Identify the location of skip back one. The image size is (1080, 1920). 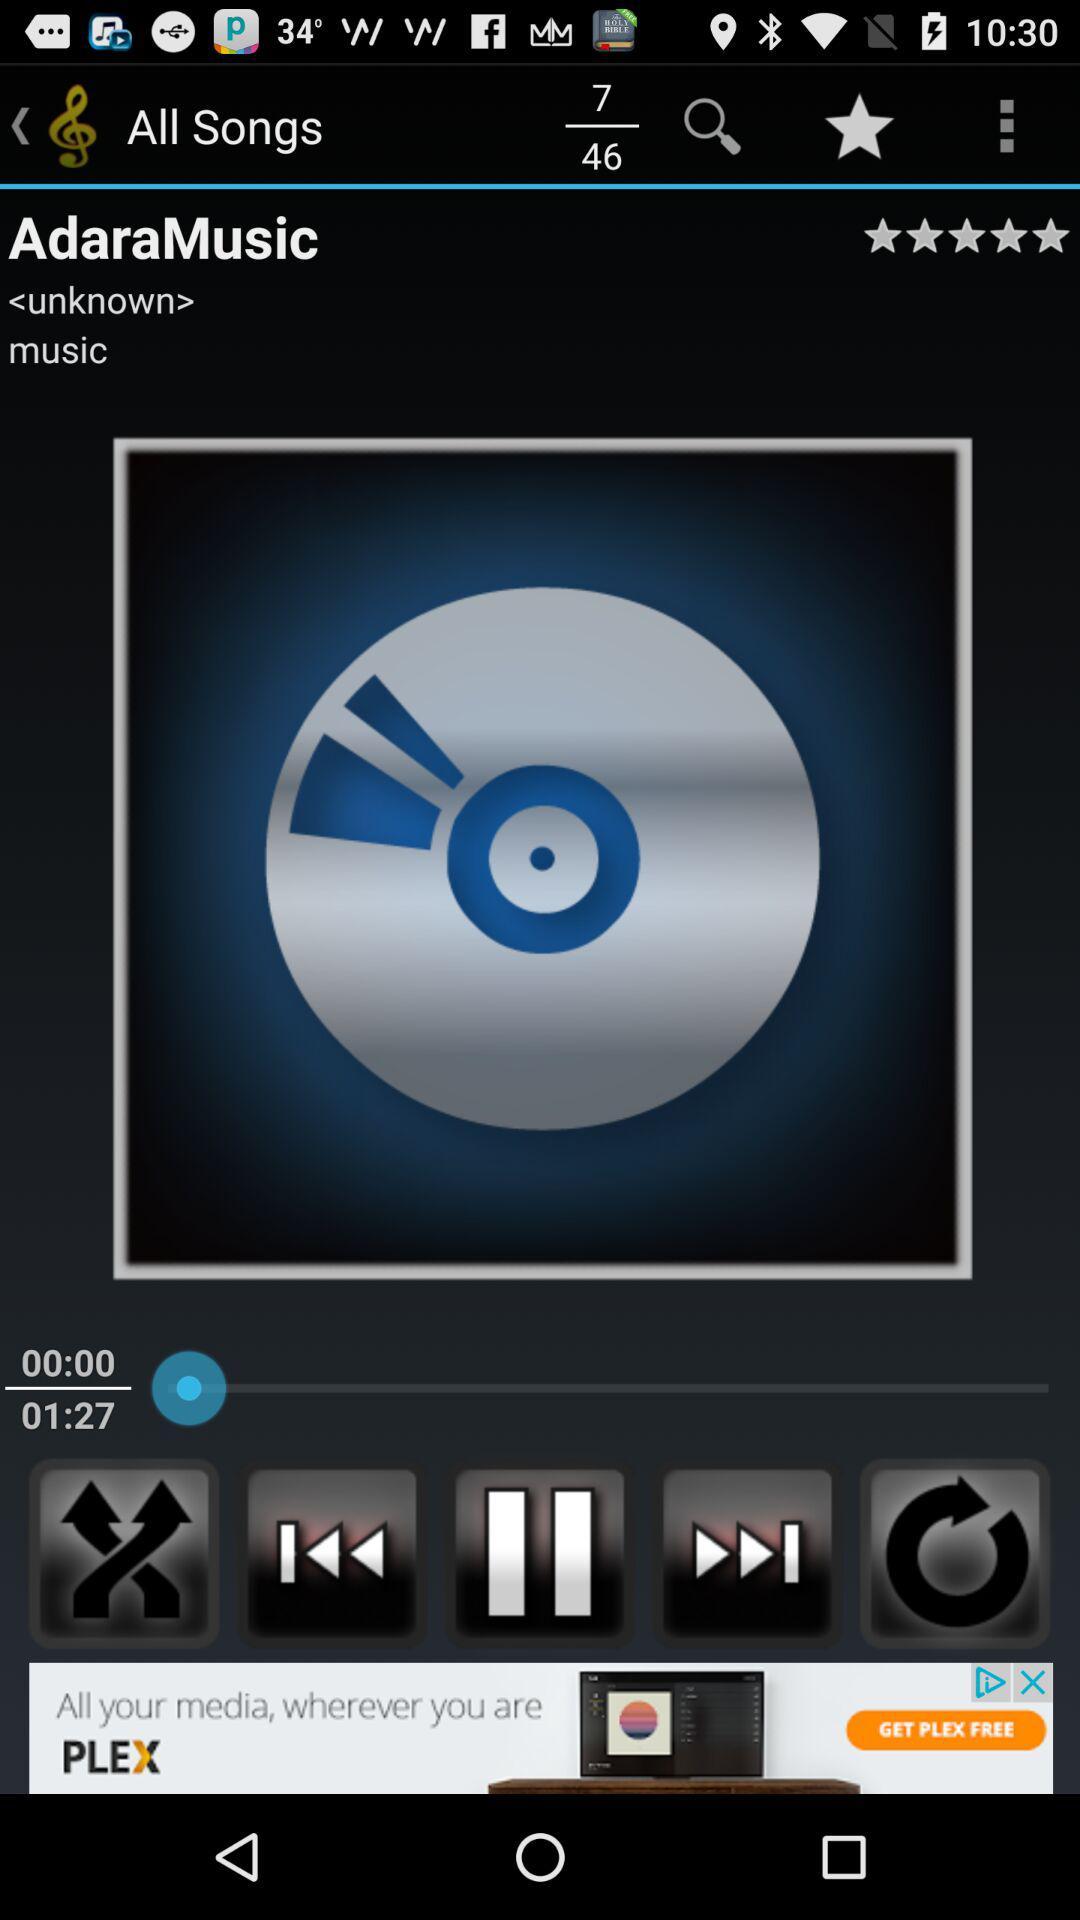
(330, 1552).